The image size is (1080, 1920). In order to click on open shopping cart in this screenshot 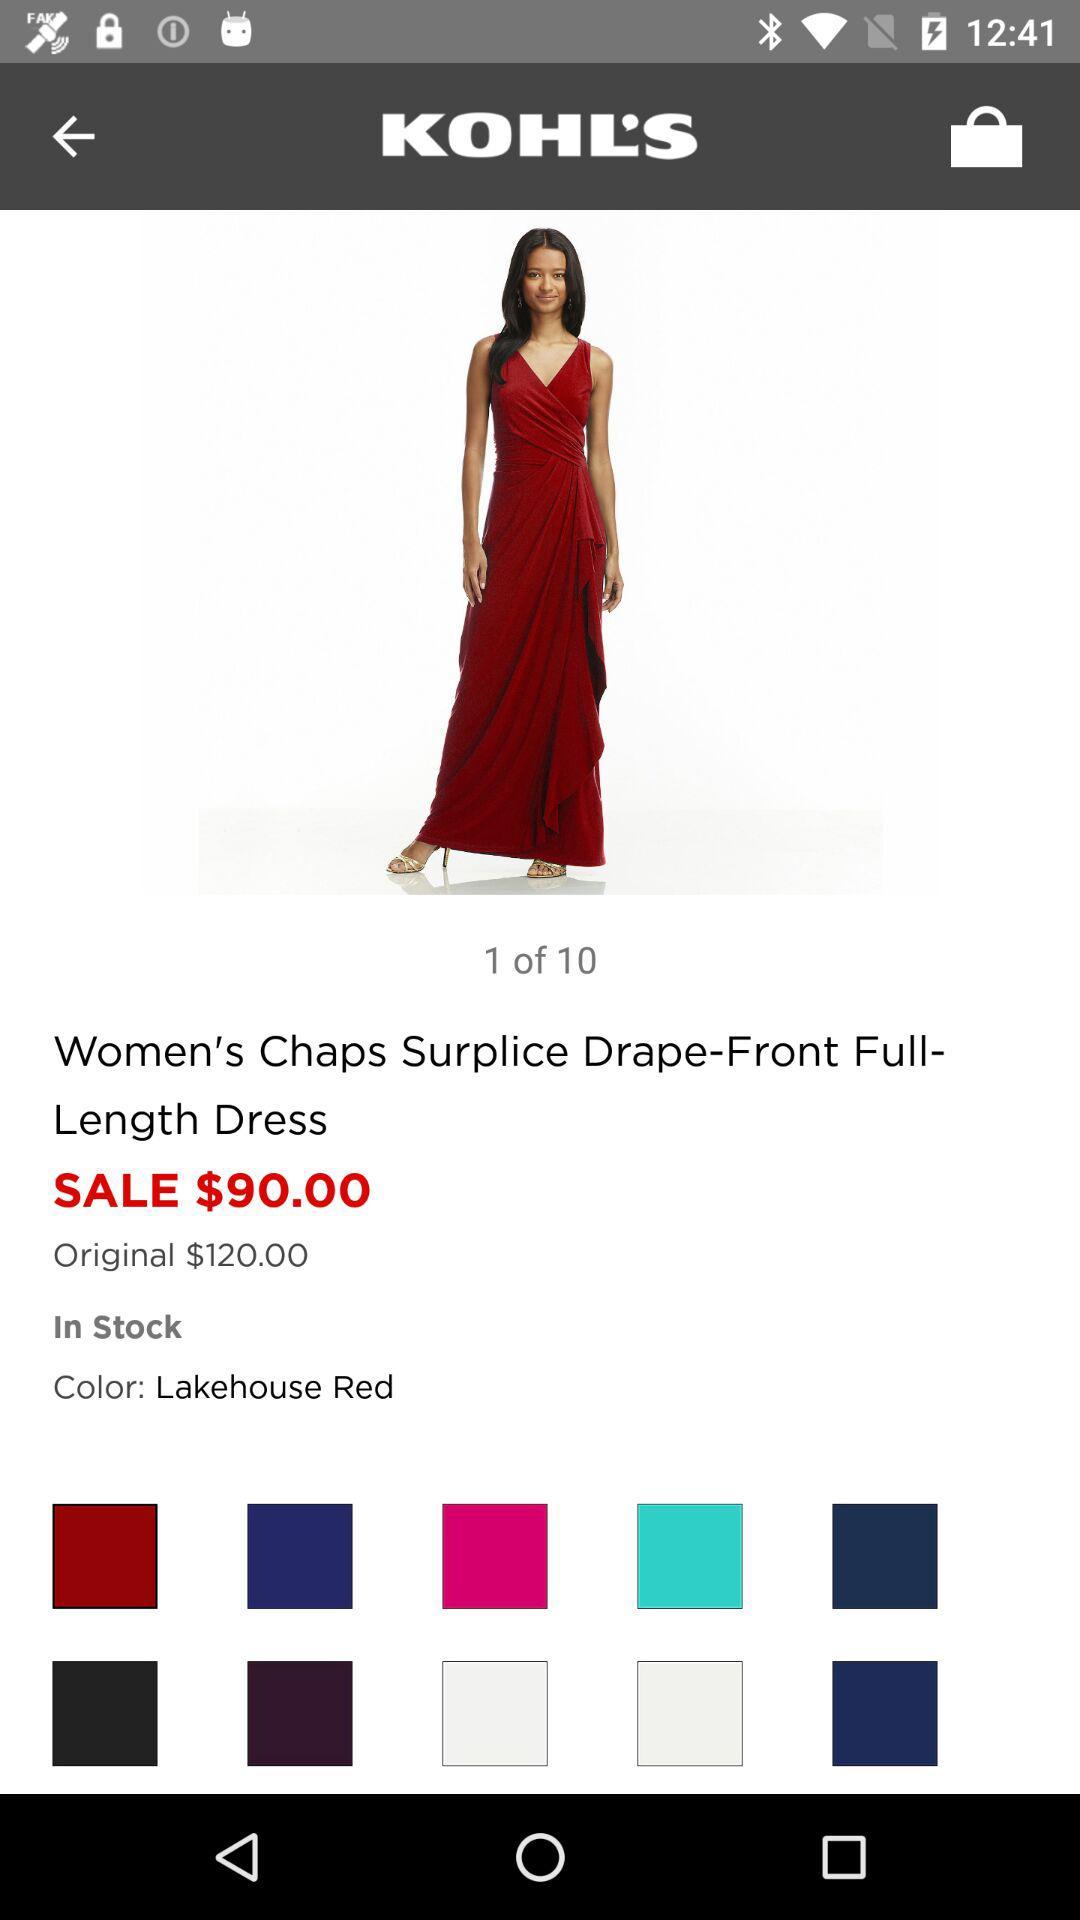, I will do `click(980, 135)`.